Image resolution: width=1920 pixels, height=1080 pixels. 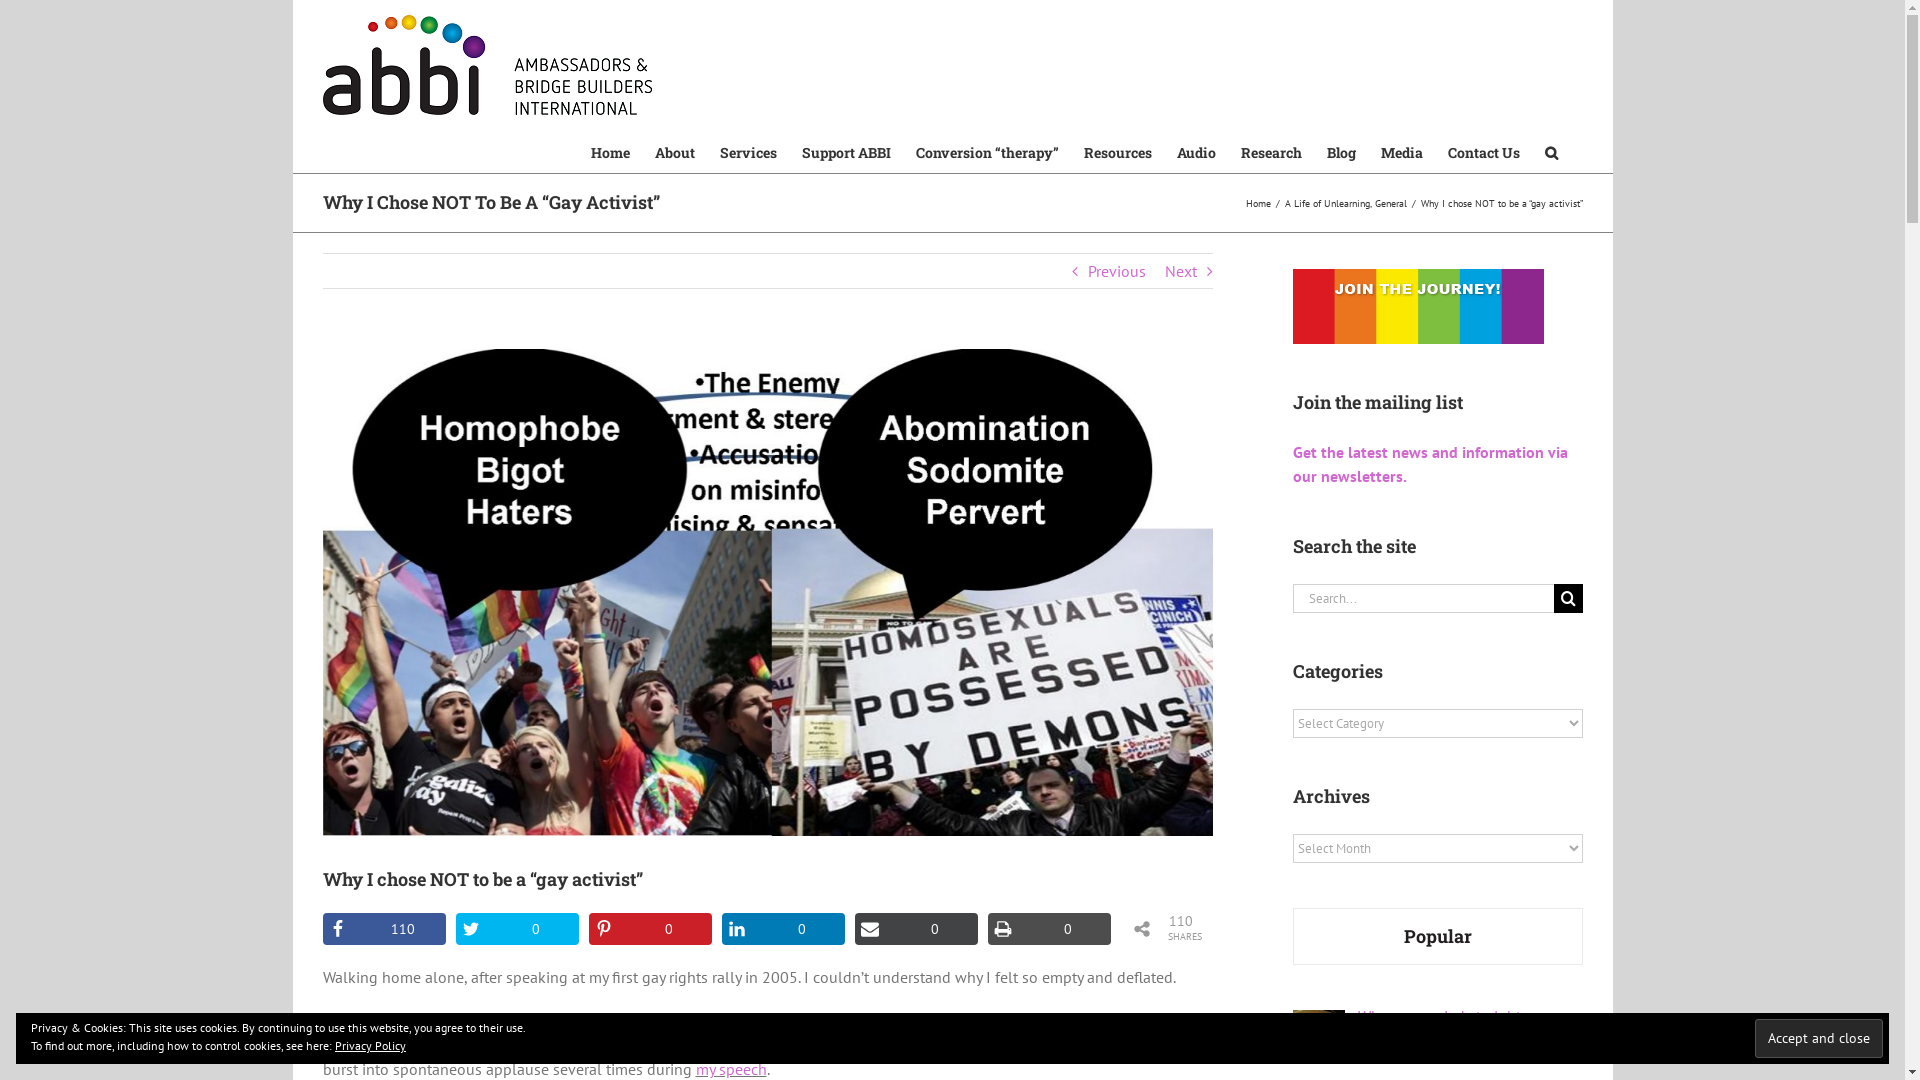 I want to click on 'Audio', so click(x=1195, y=150).